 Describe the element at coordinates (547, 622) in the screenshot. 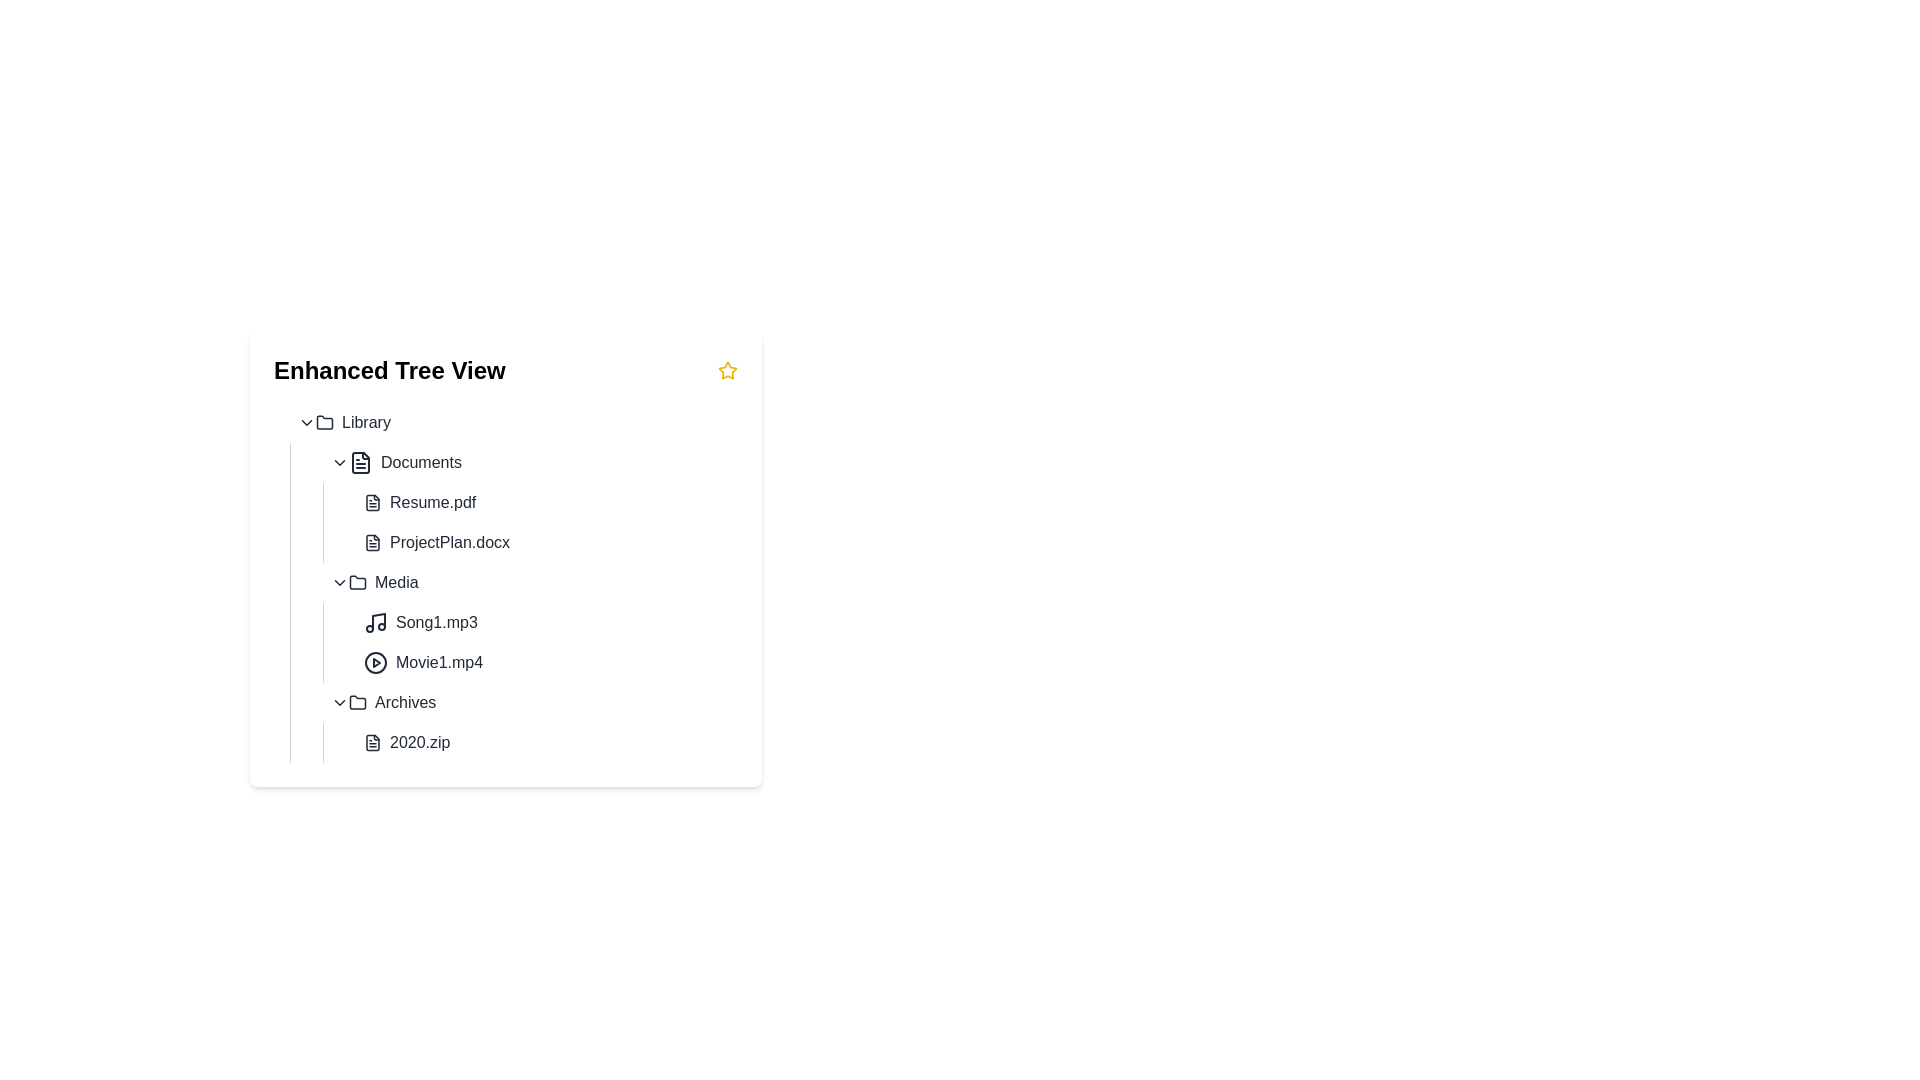

I see `the navigational item for the file 'Song1.mp3' located` at that location.